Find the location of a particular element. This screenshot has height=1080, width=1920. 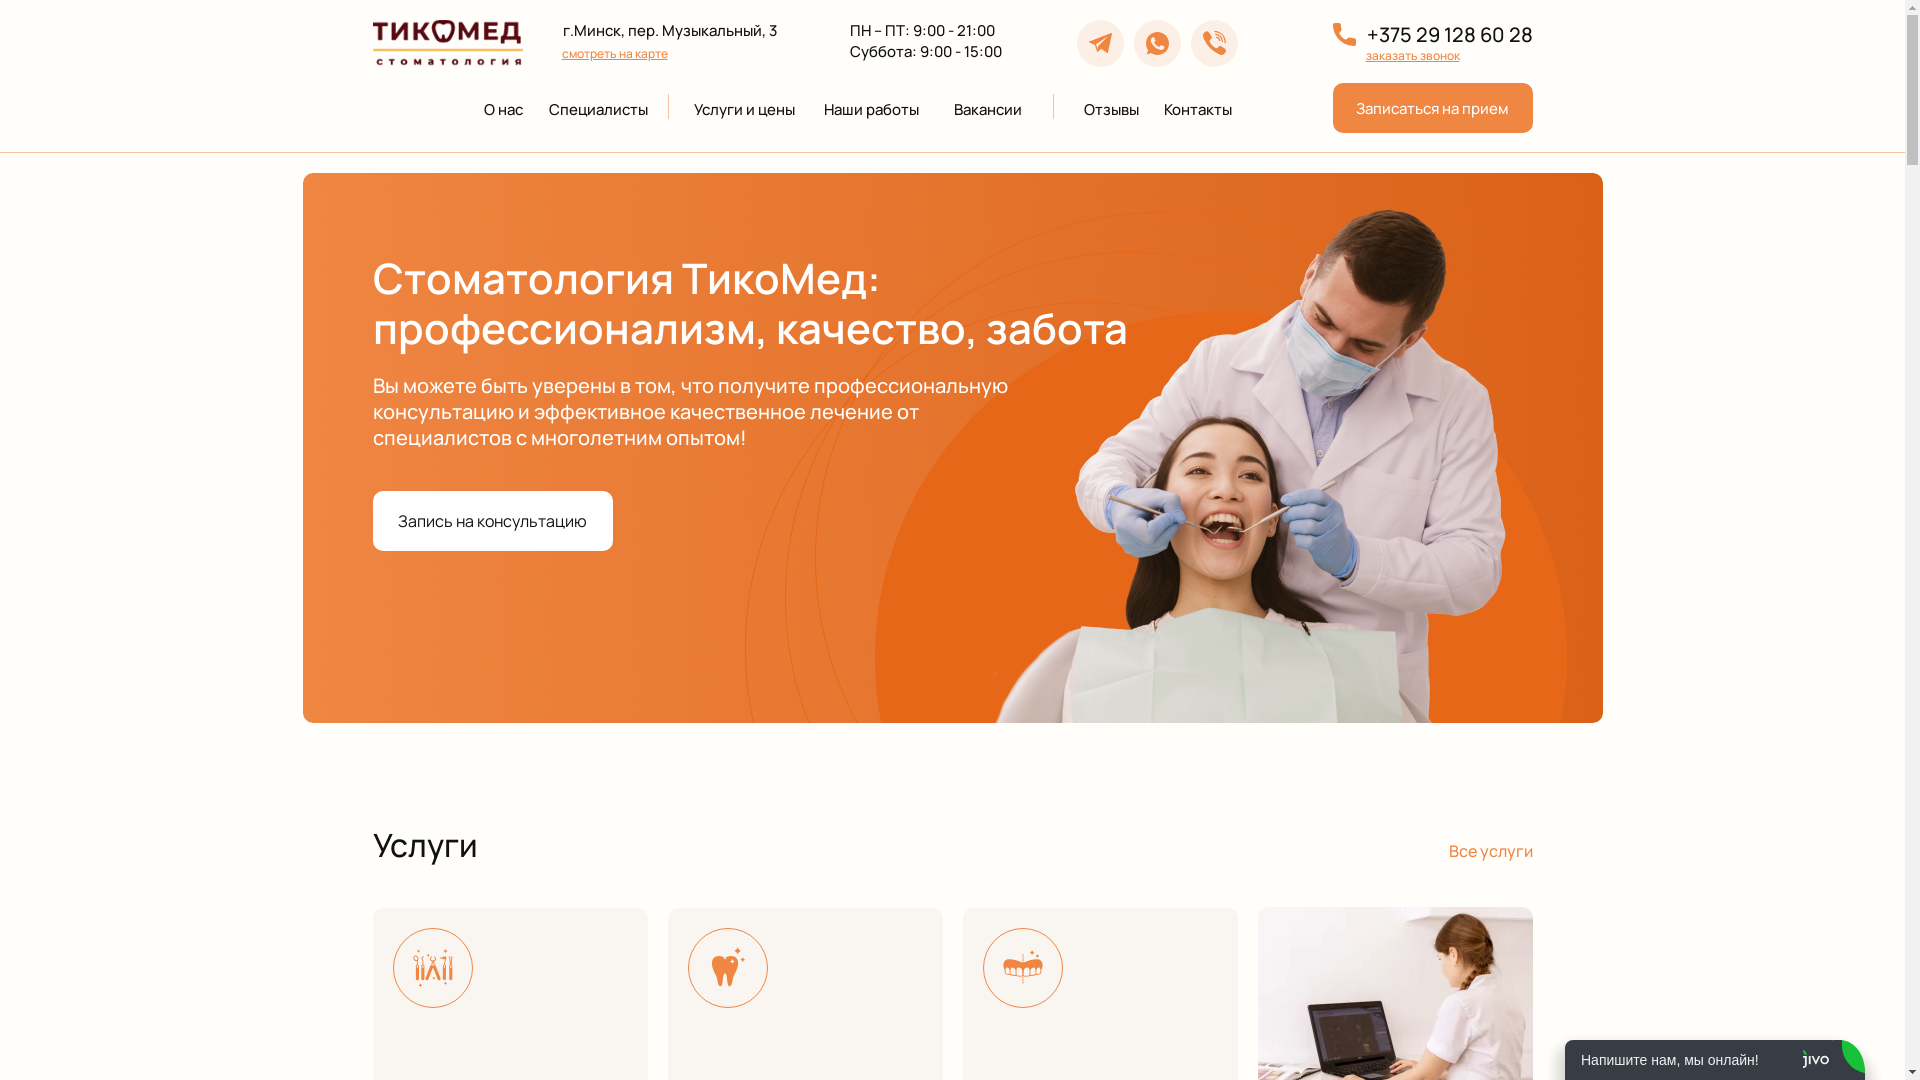

'+375 29 128 60 28' is located at coordinates (1453, 34).